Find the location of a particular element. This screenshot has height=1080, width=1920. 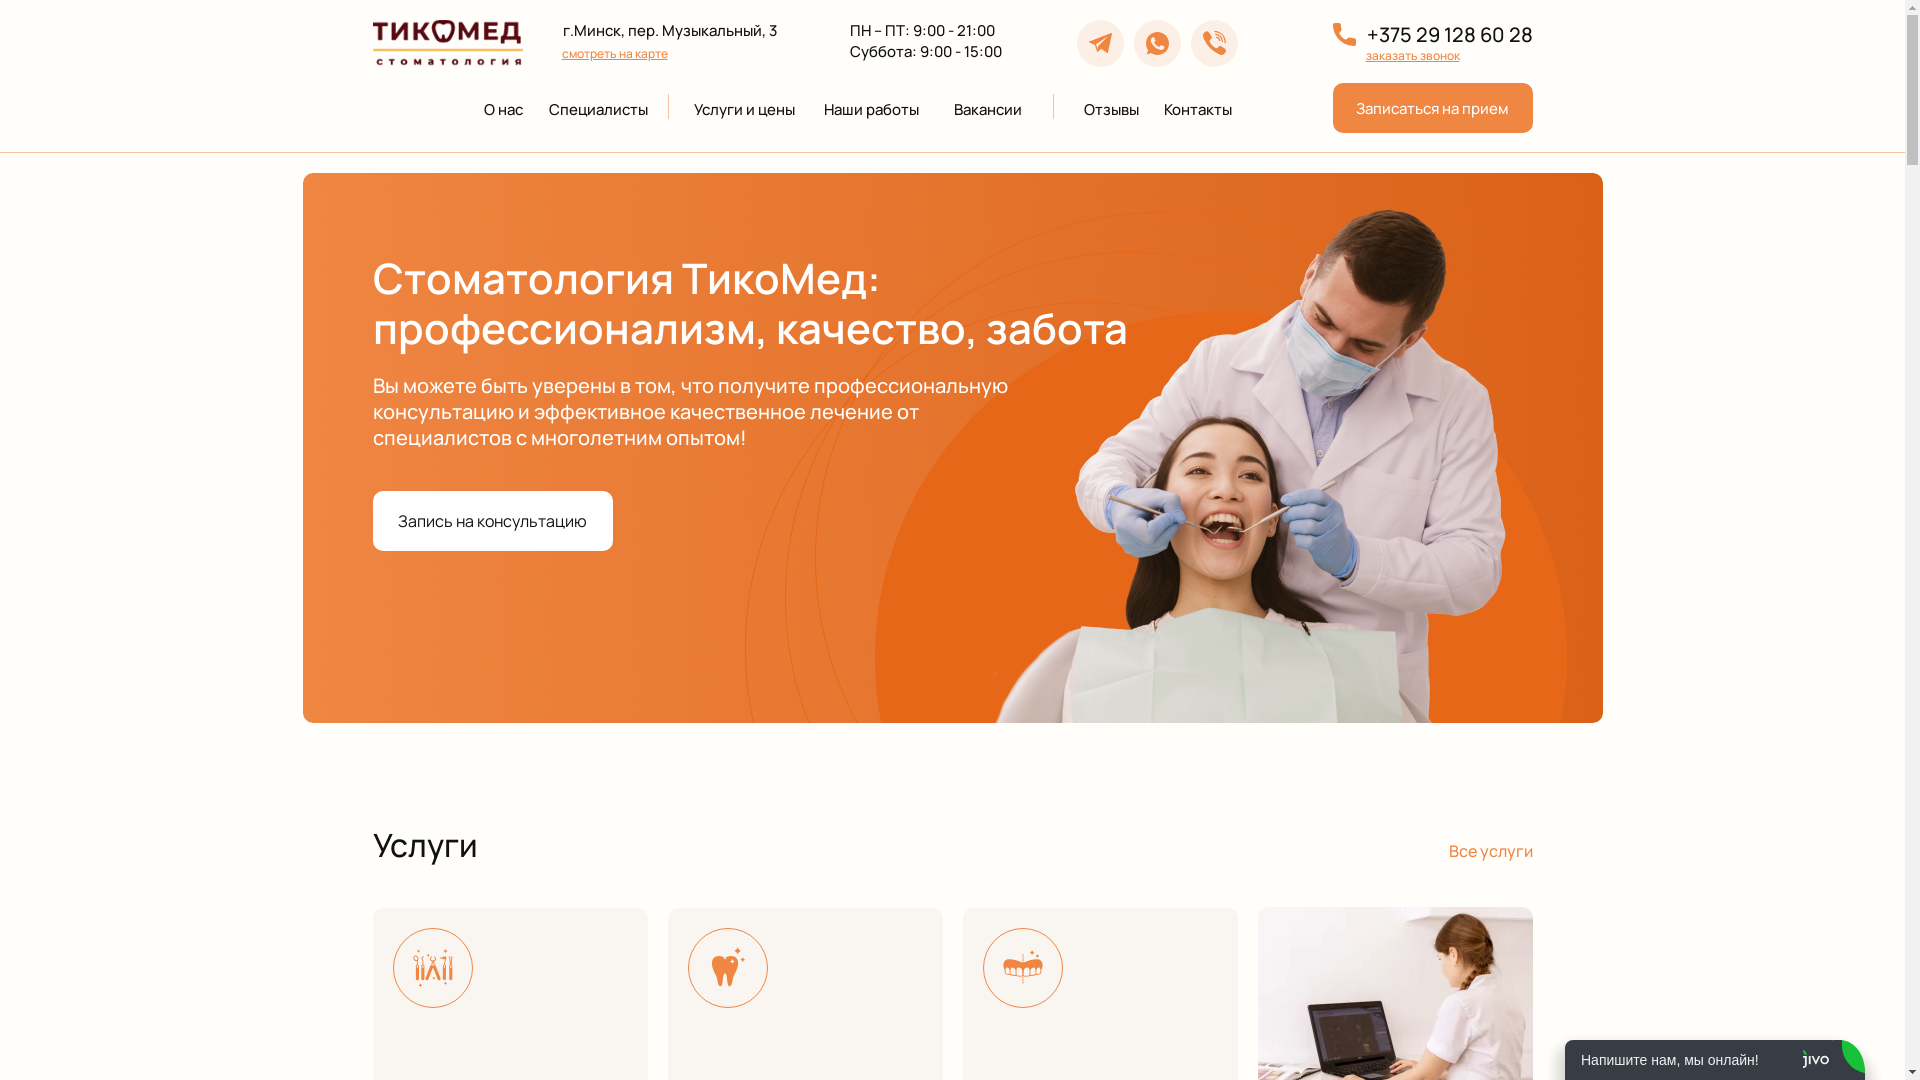

'+375 29 128 60 28' is located at coordinates (1453, 34).